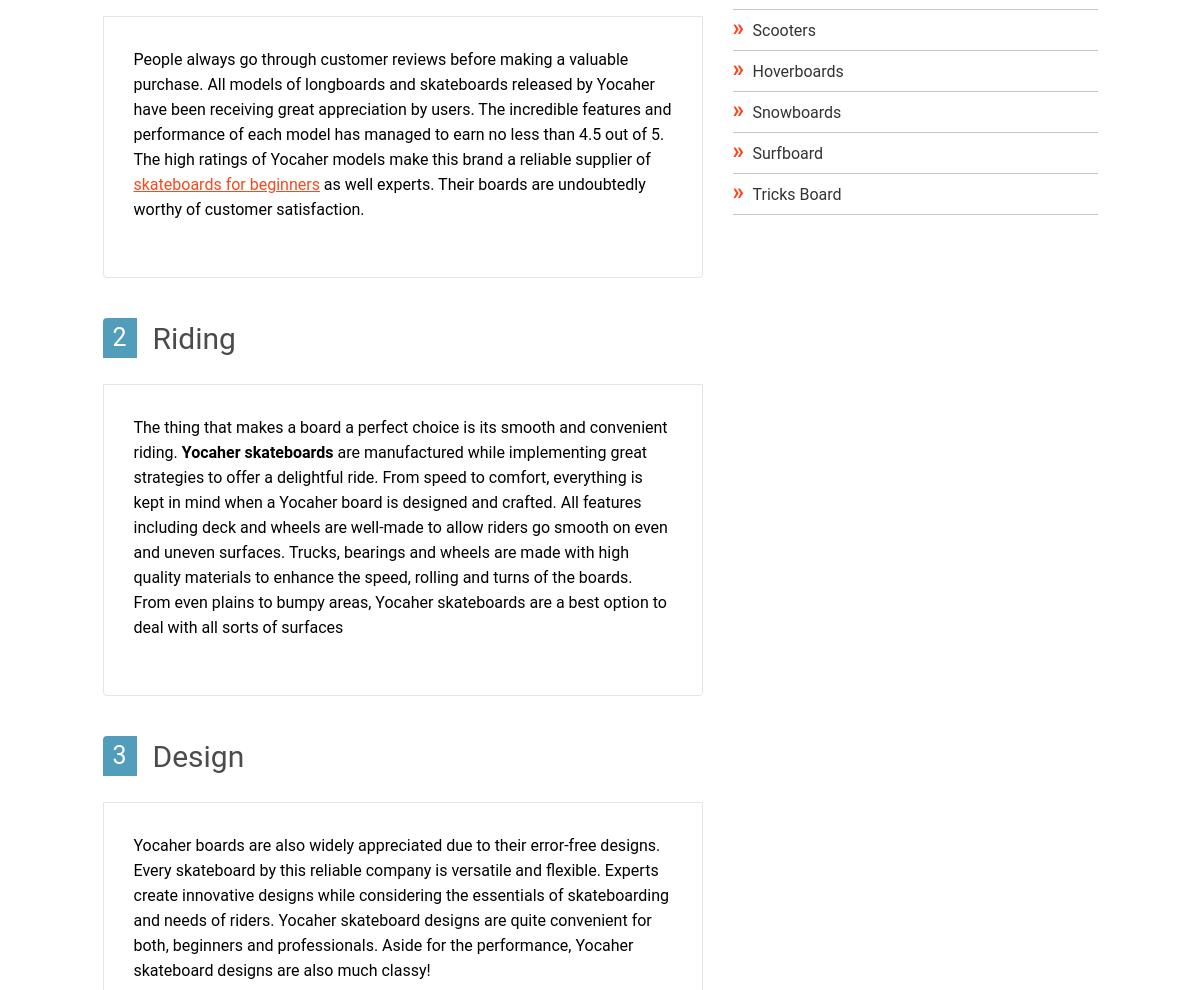 The height and width of the screenshot is (990, 1200). Describe the element at coordinates (751, 194) in the screenshot. I see `'Tricks Board'` at that location.